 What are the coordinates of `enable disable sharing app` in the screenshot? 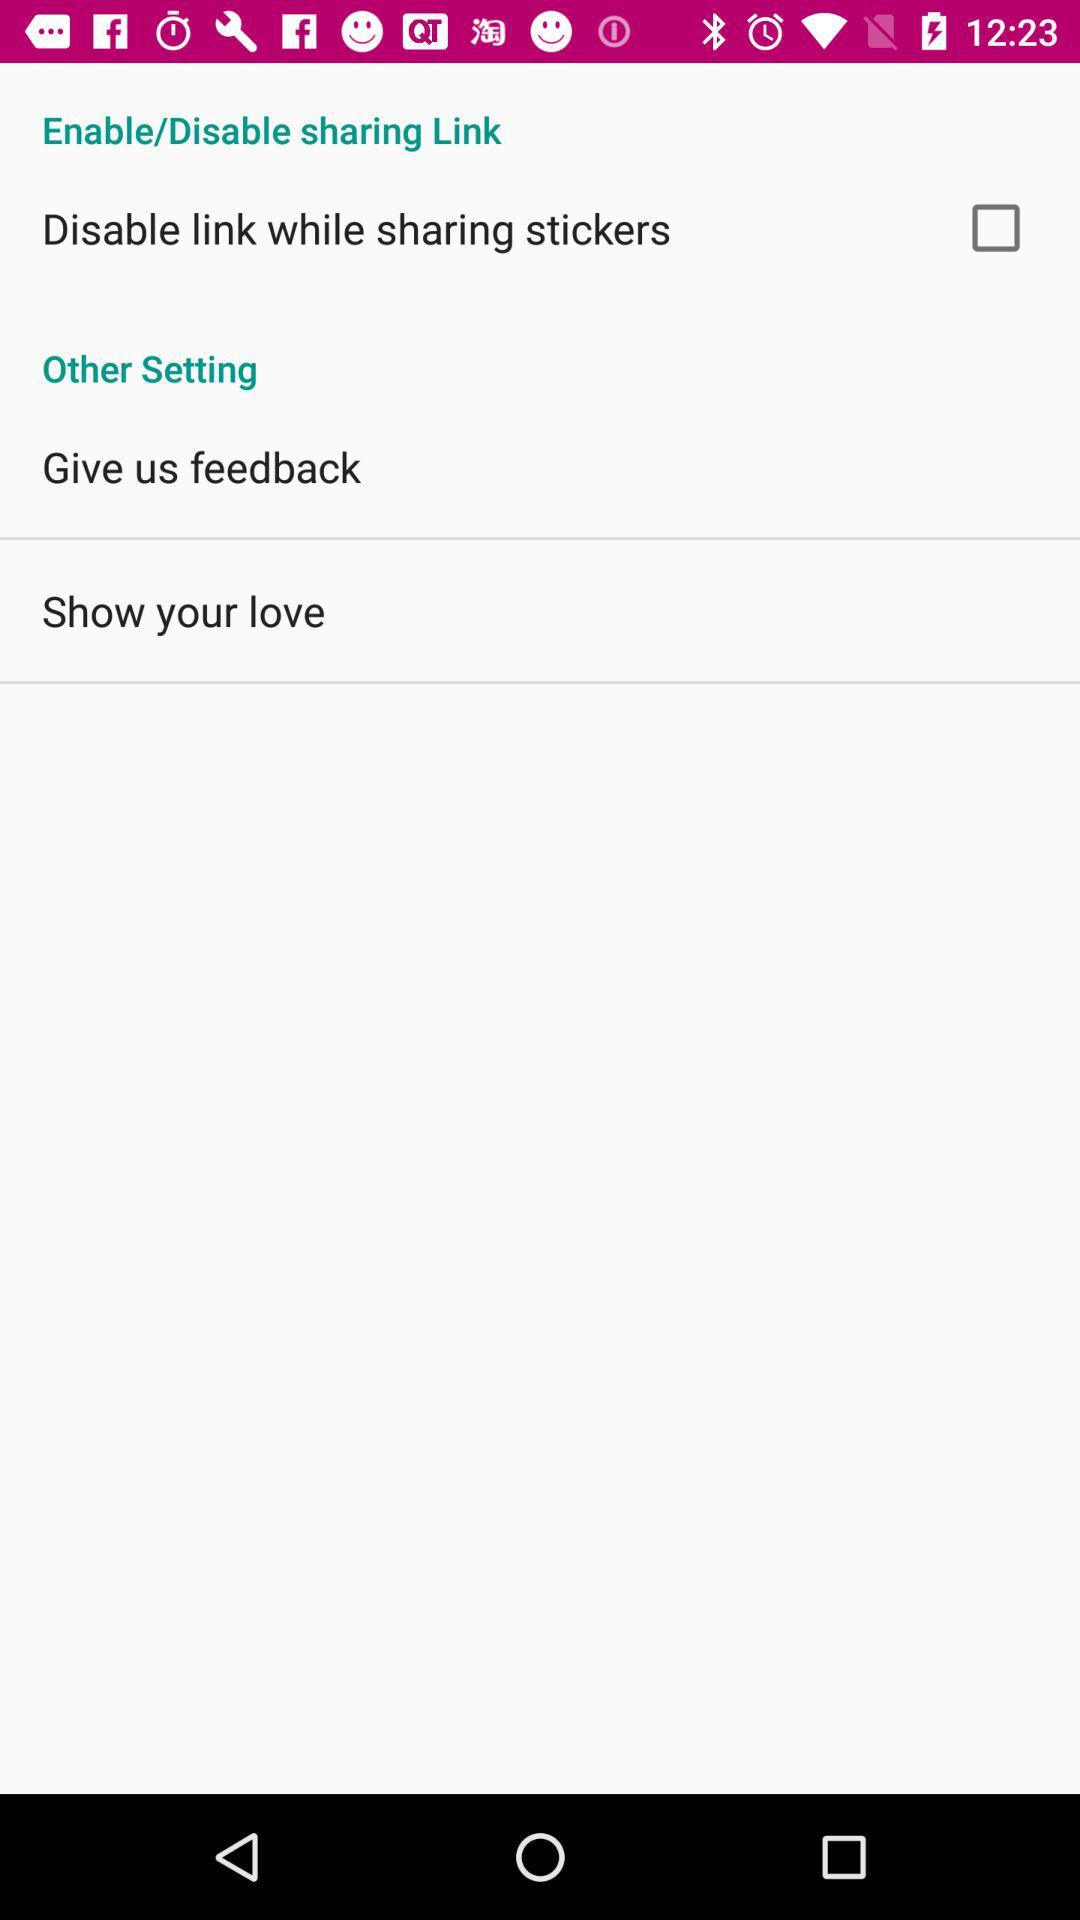 It's located at (540, 107).